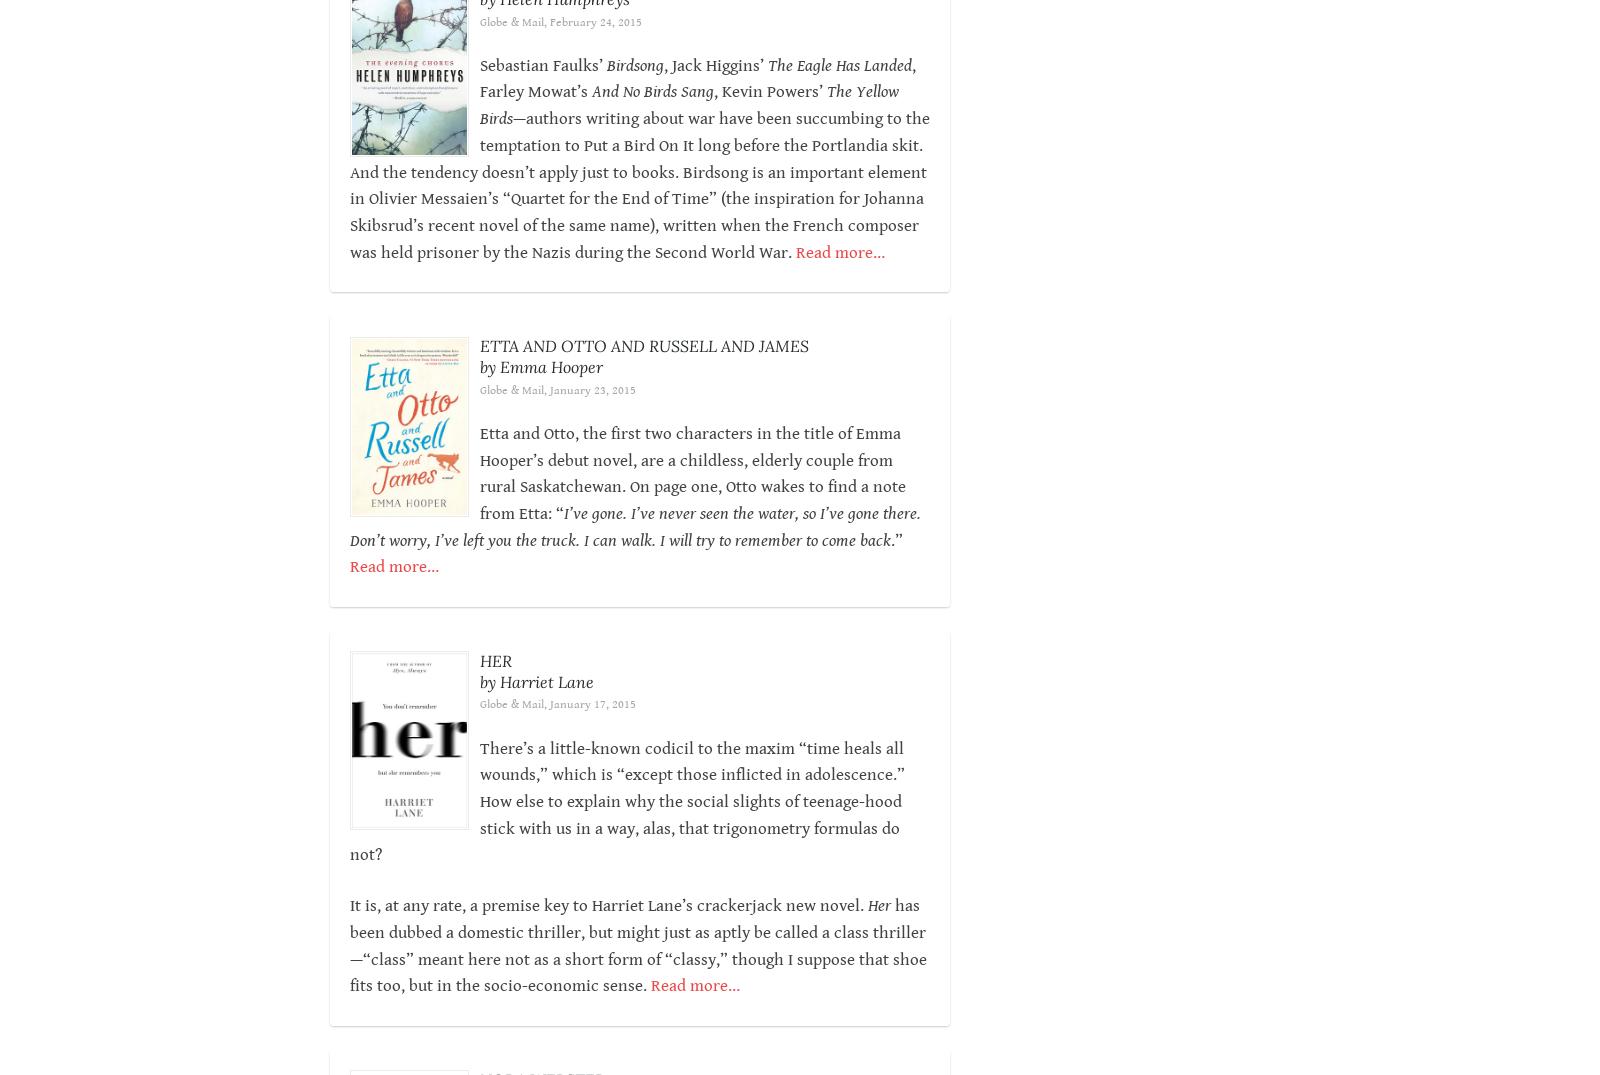 The height and width of the screenshot is (1075, 1600). What do you see at coordinates (608, 905) in the screenshot?
I see `'It is, at any rate, a premise key to Harriet Lane’s crackerjack new novel.'` at bounding box center [608, 905].